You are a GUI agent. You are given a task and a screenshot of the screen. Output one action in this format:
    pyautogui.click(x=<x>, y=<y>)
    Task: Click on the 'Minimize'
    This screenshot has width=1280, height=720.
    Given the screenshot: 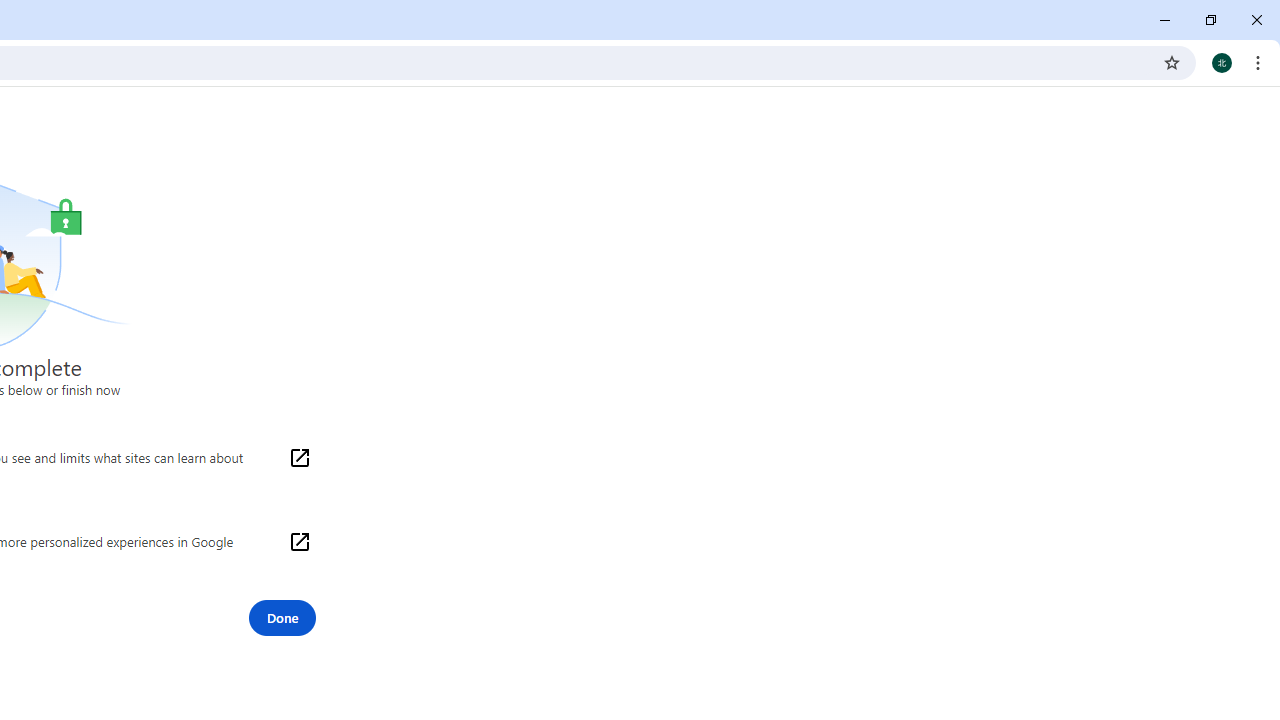 What is the action you would take?
    pyautogui.click(x=1165, y=20)
    